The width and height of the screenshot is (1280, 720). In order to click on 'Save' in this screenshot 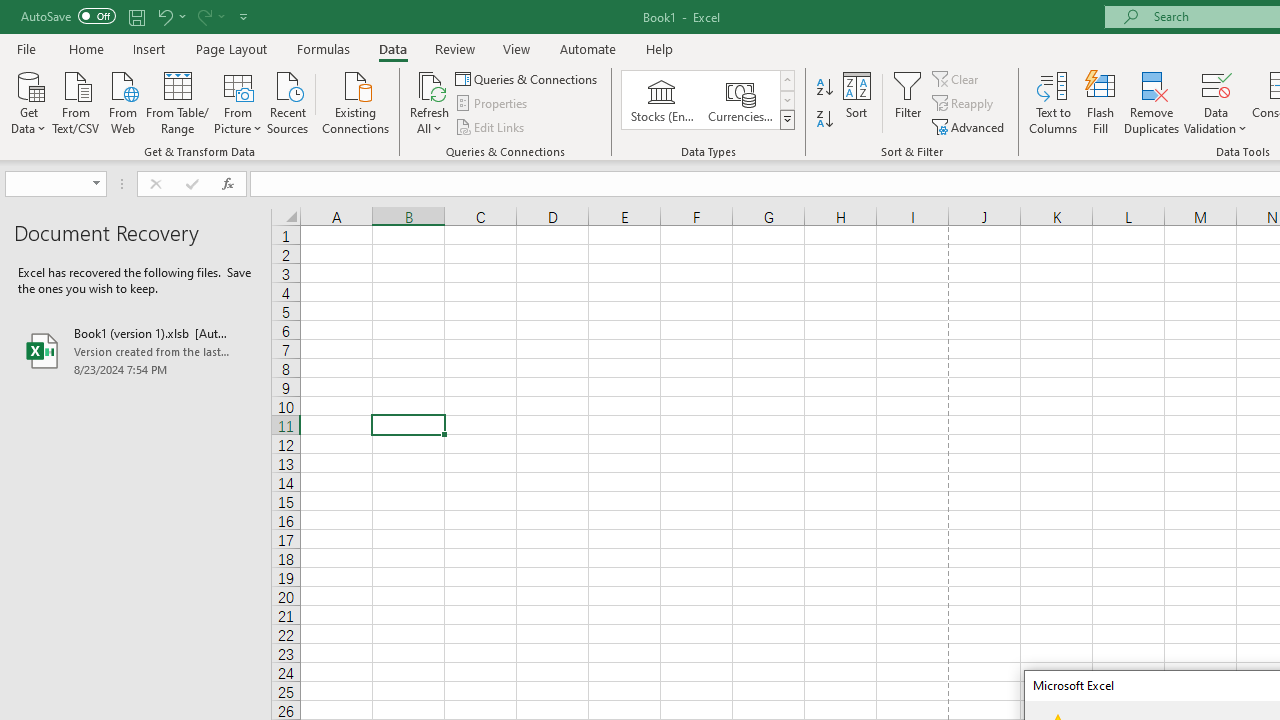, I will do `click(135, 16)`.